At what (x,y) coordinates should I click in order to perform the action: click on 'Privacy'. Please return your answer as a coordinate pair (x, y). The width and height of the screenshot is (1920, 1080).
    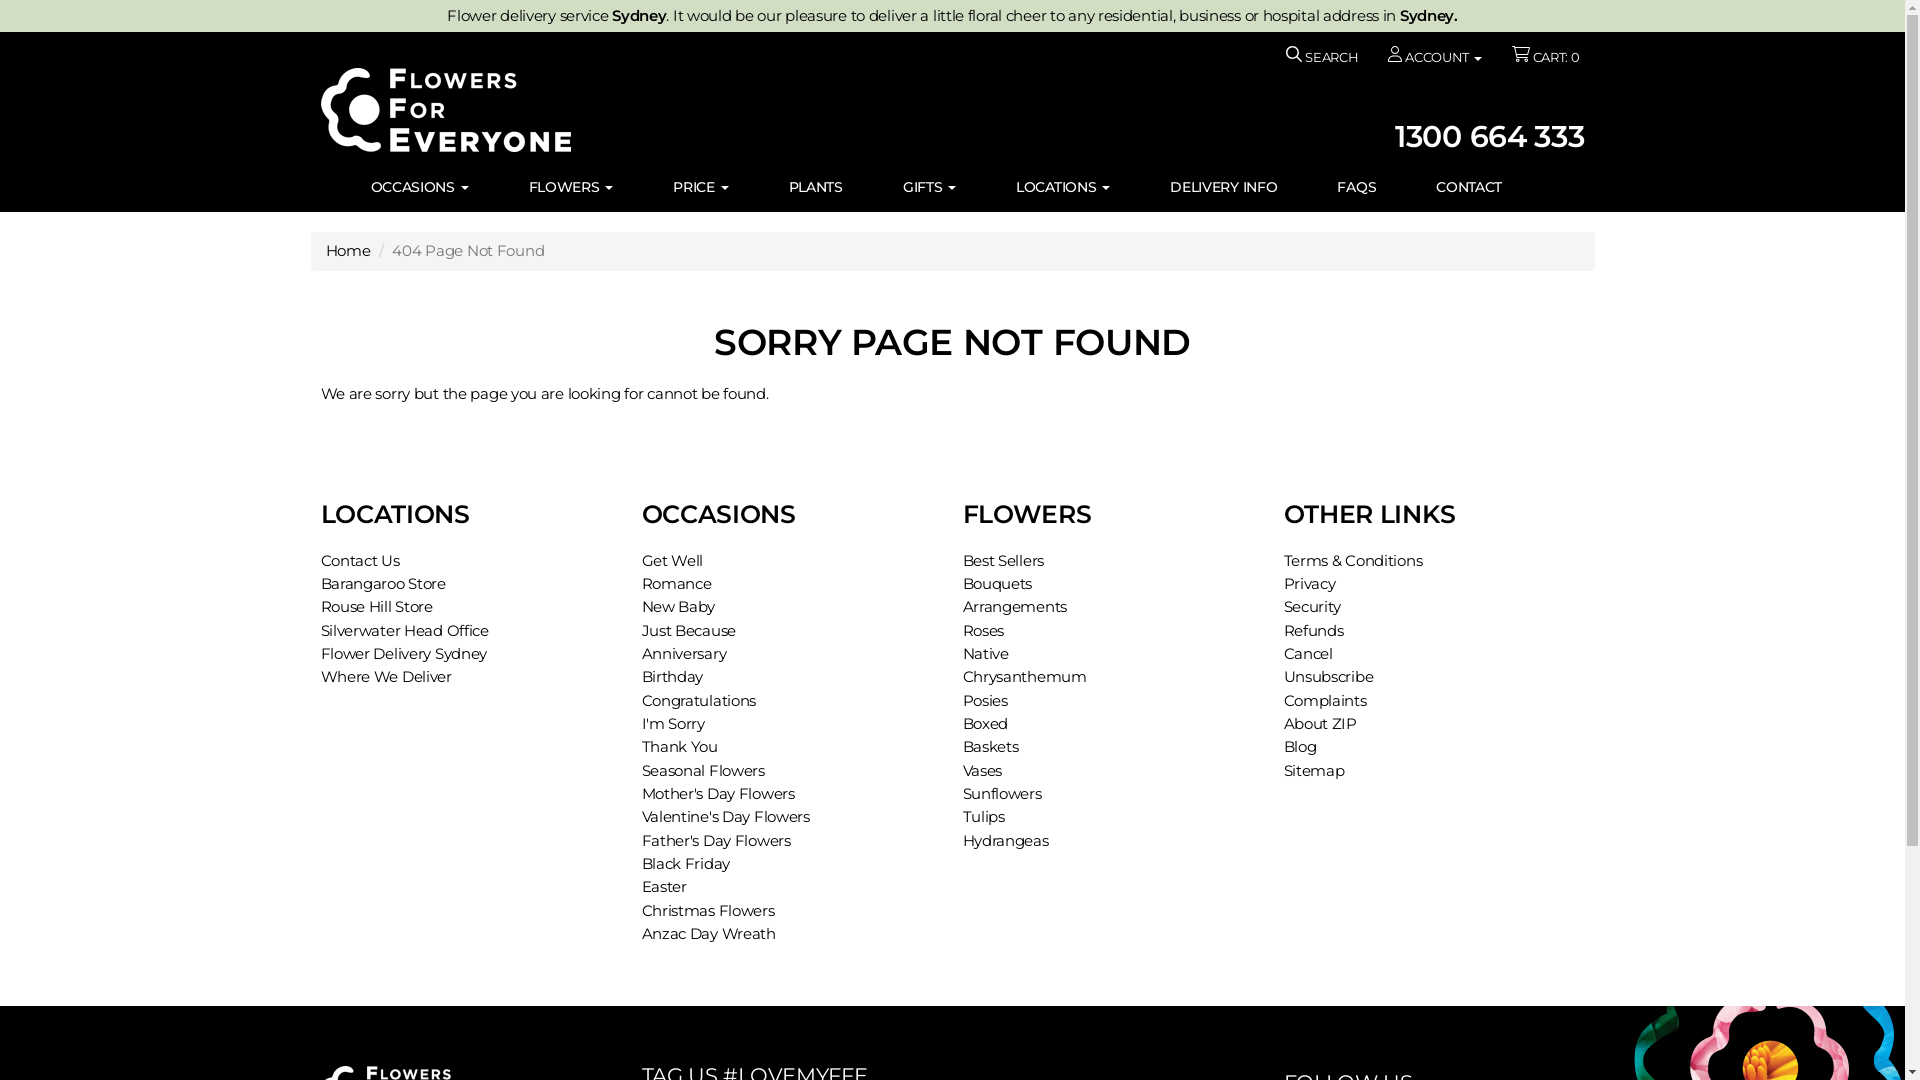
    Looking at the image, I should click on (1283, 583).